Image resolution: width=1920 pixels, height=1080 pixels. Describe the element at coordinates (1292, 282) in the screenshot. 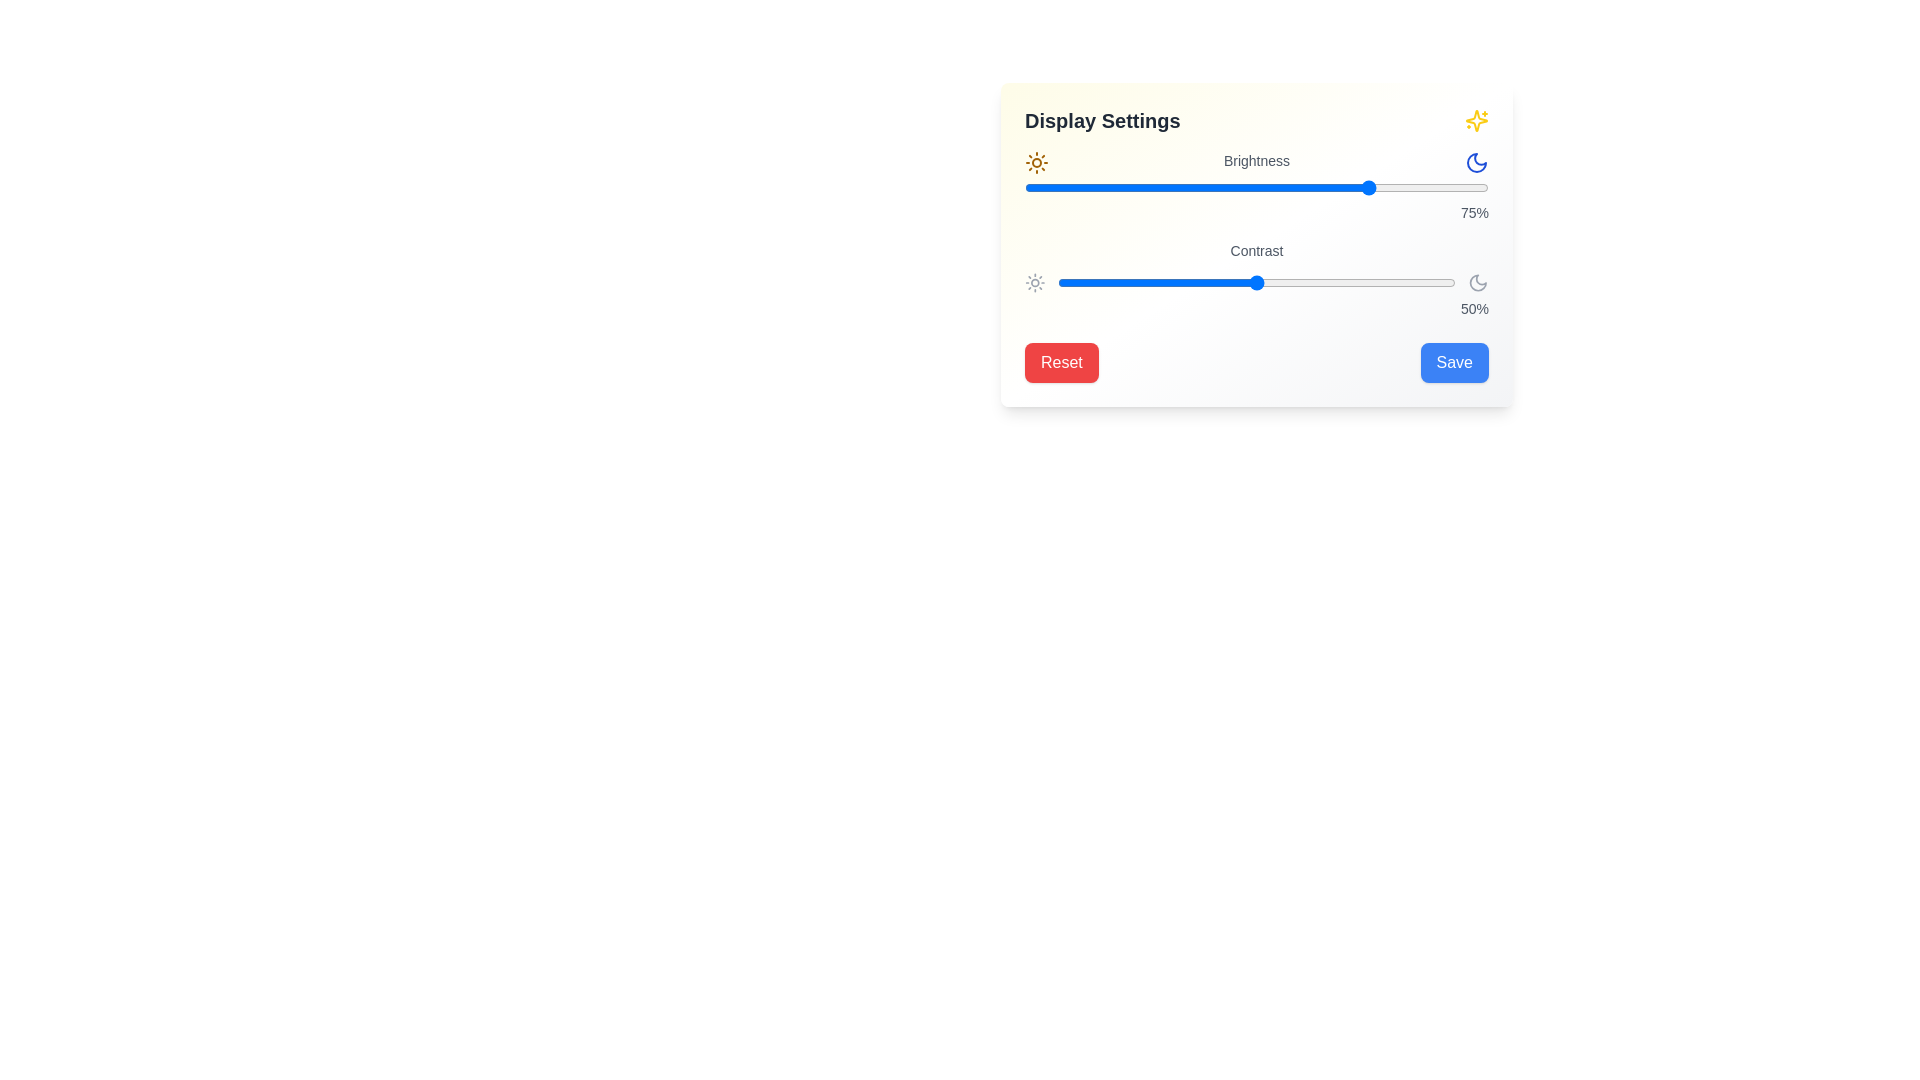

I see `contrast` at that location.